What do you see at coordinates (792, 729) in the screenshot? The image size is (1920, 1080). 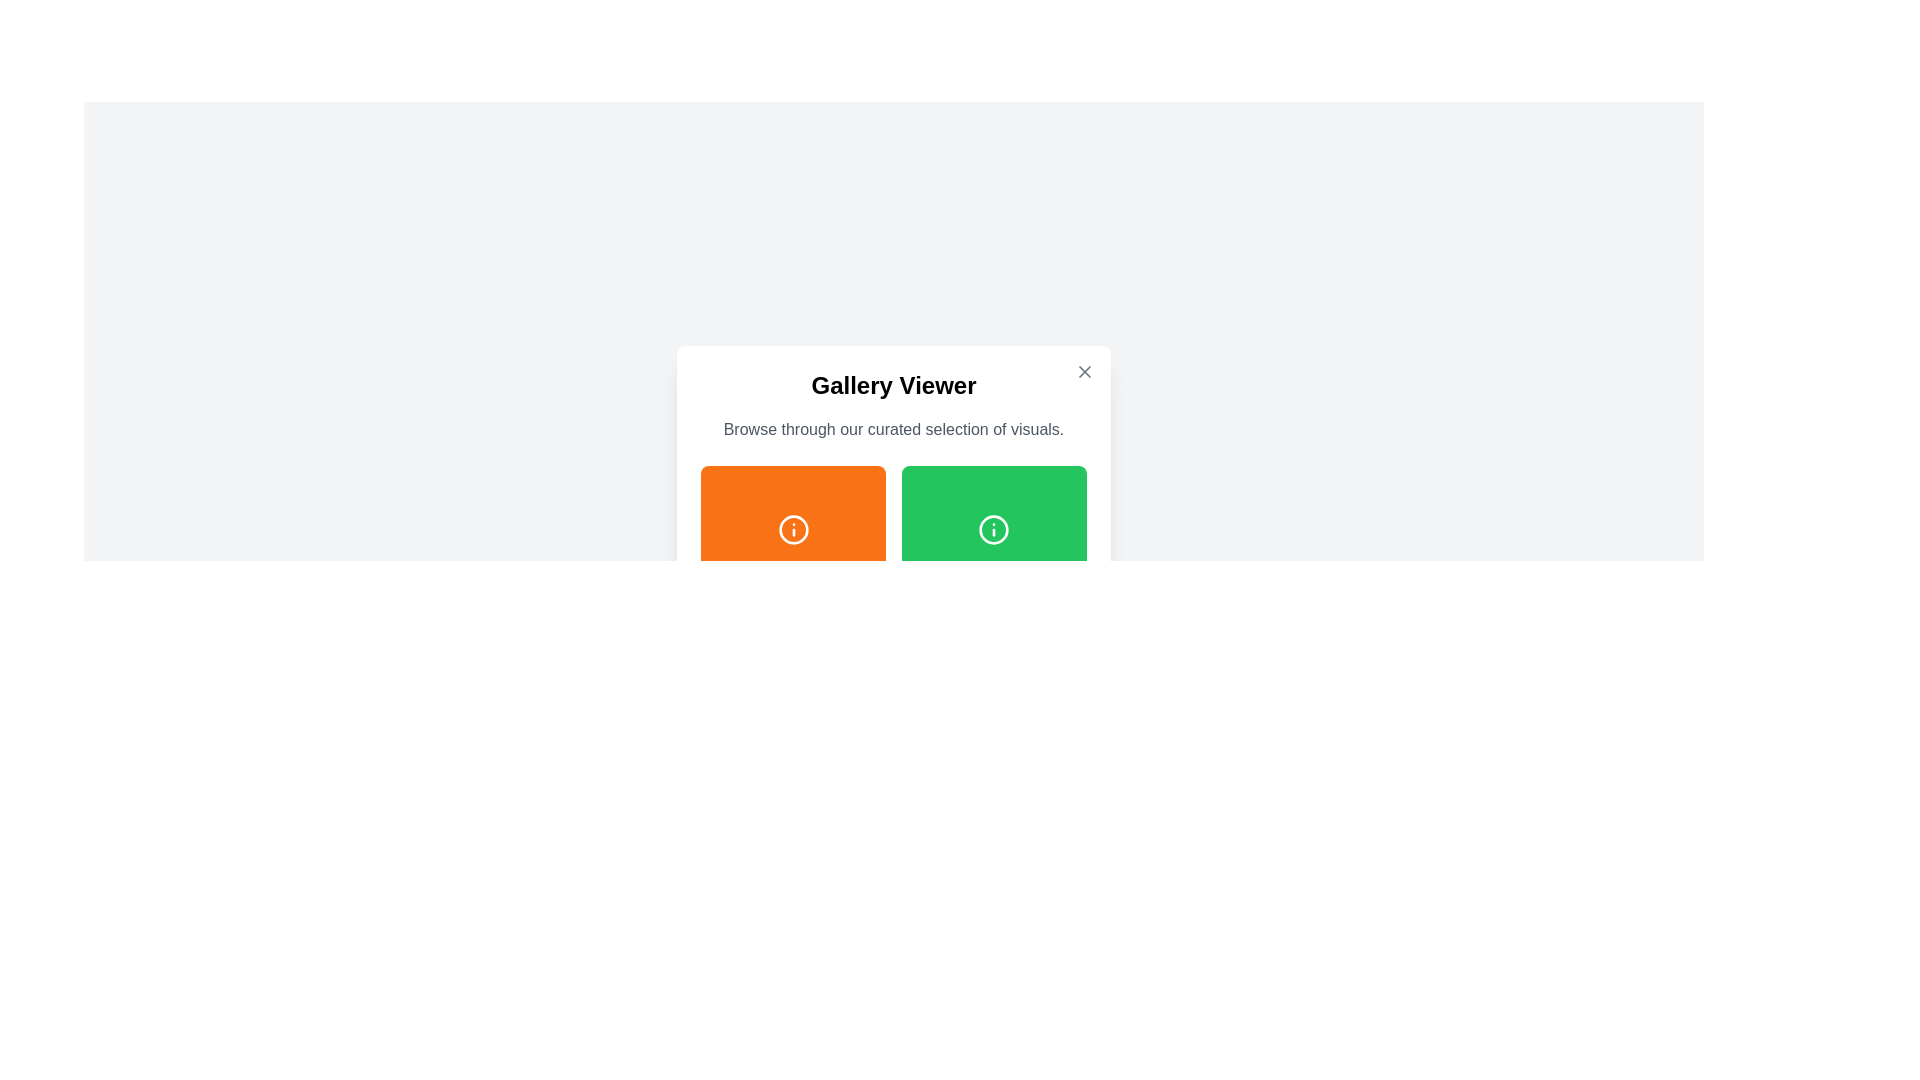 I see `the circular informational icon with a centered 'i' symbol` at bounding box center [792, 729].